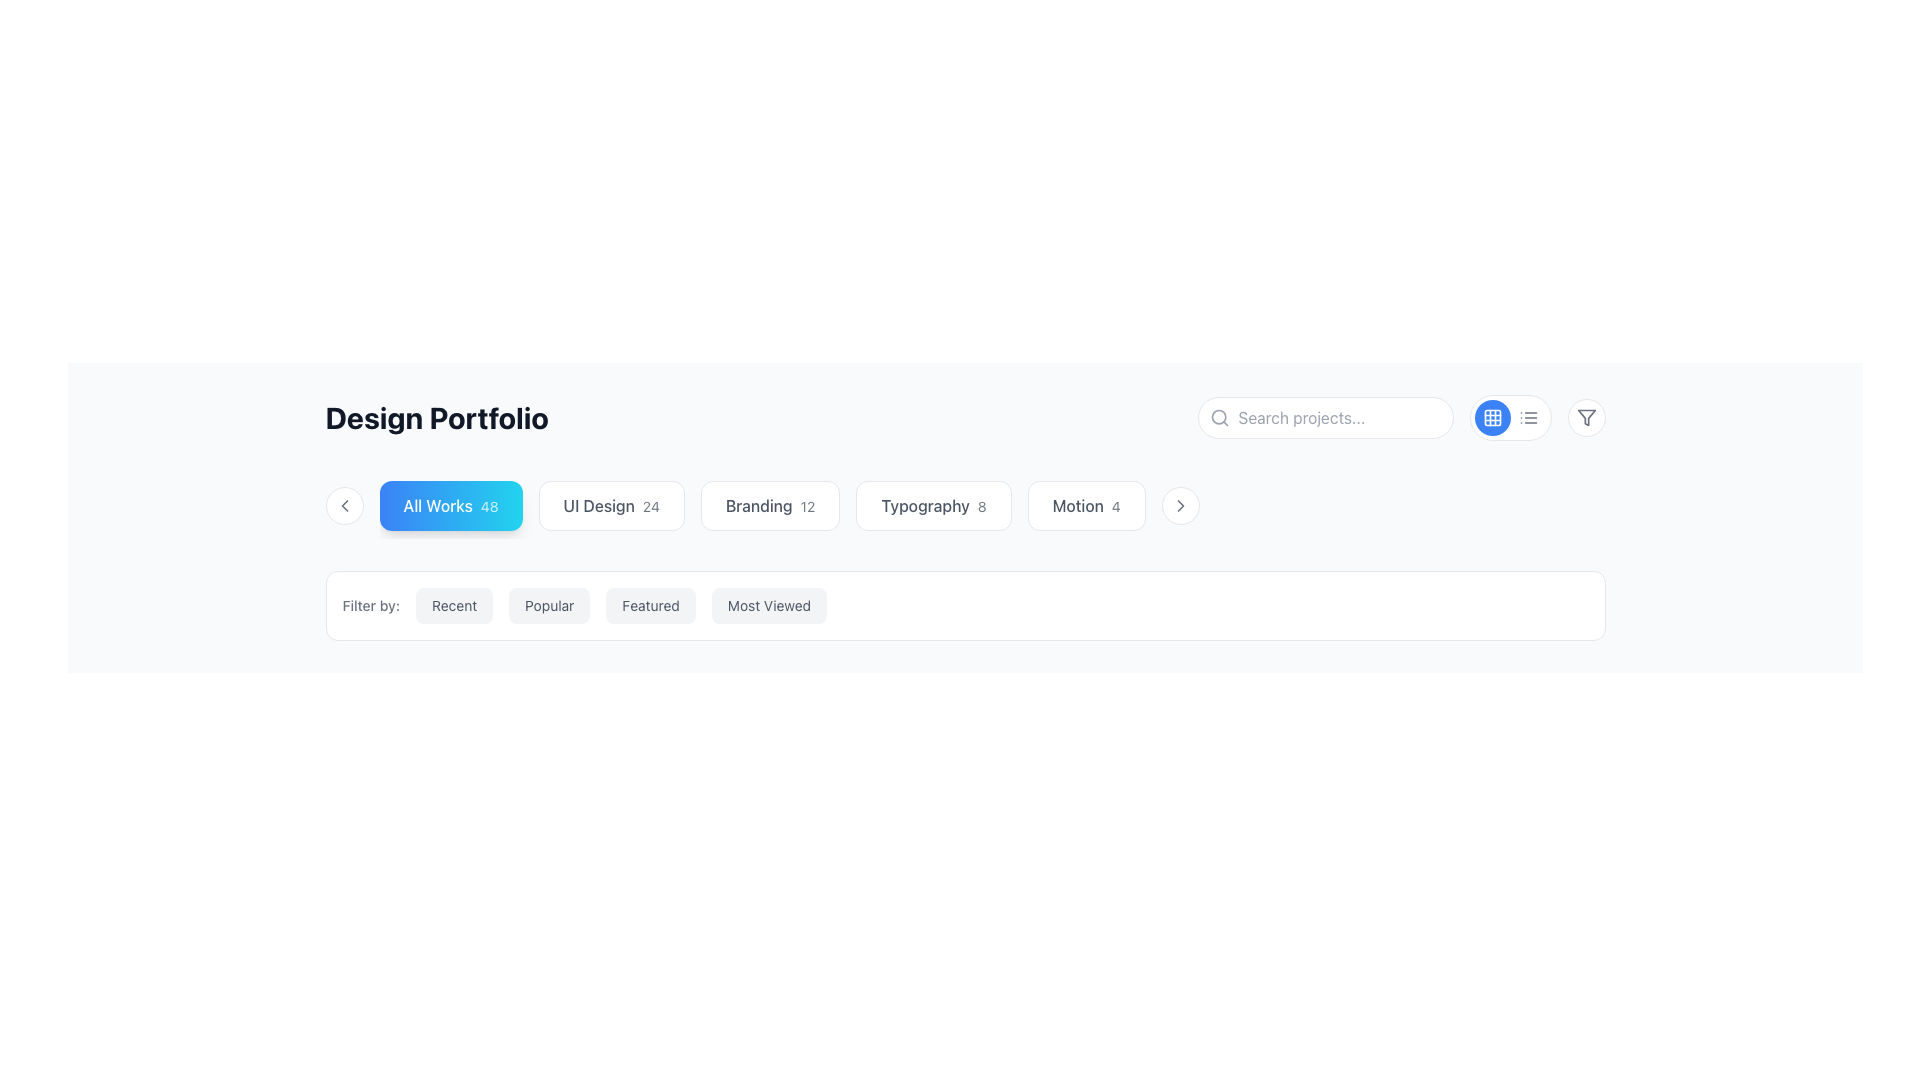 The height and width of the screenshot is (1080, 1920). Describe the element at coordinates (549, 604) in the screenshot. I see `the 'Popular' button, which is the second filter option in the horizontal list, to apply the filter` at that location.